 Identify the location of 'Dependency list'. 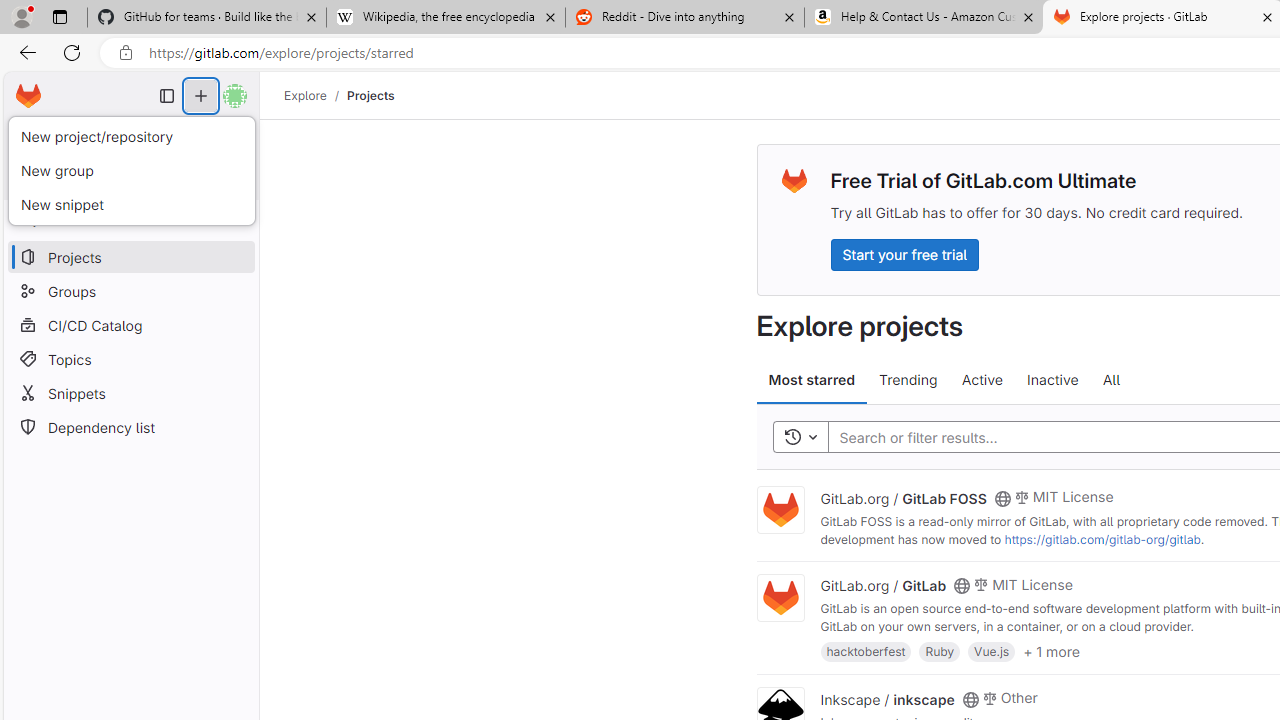
(130, 426).